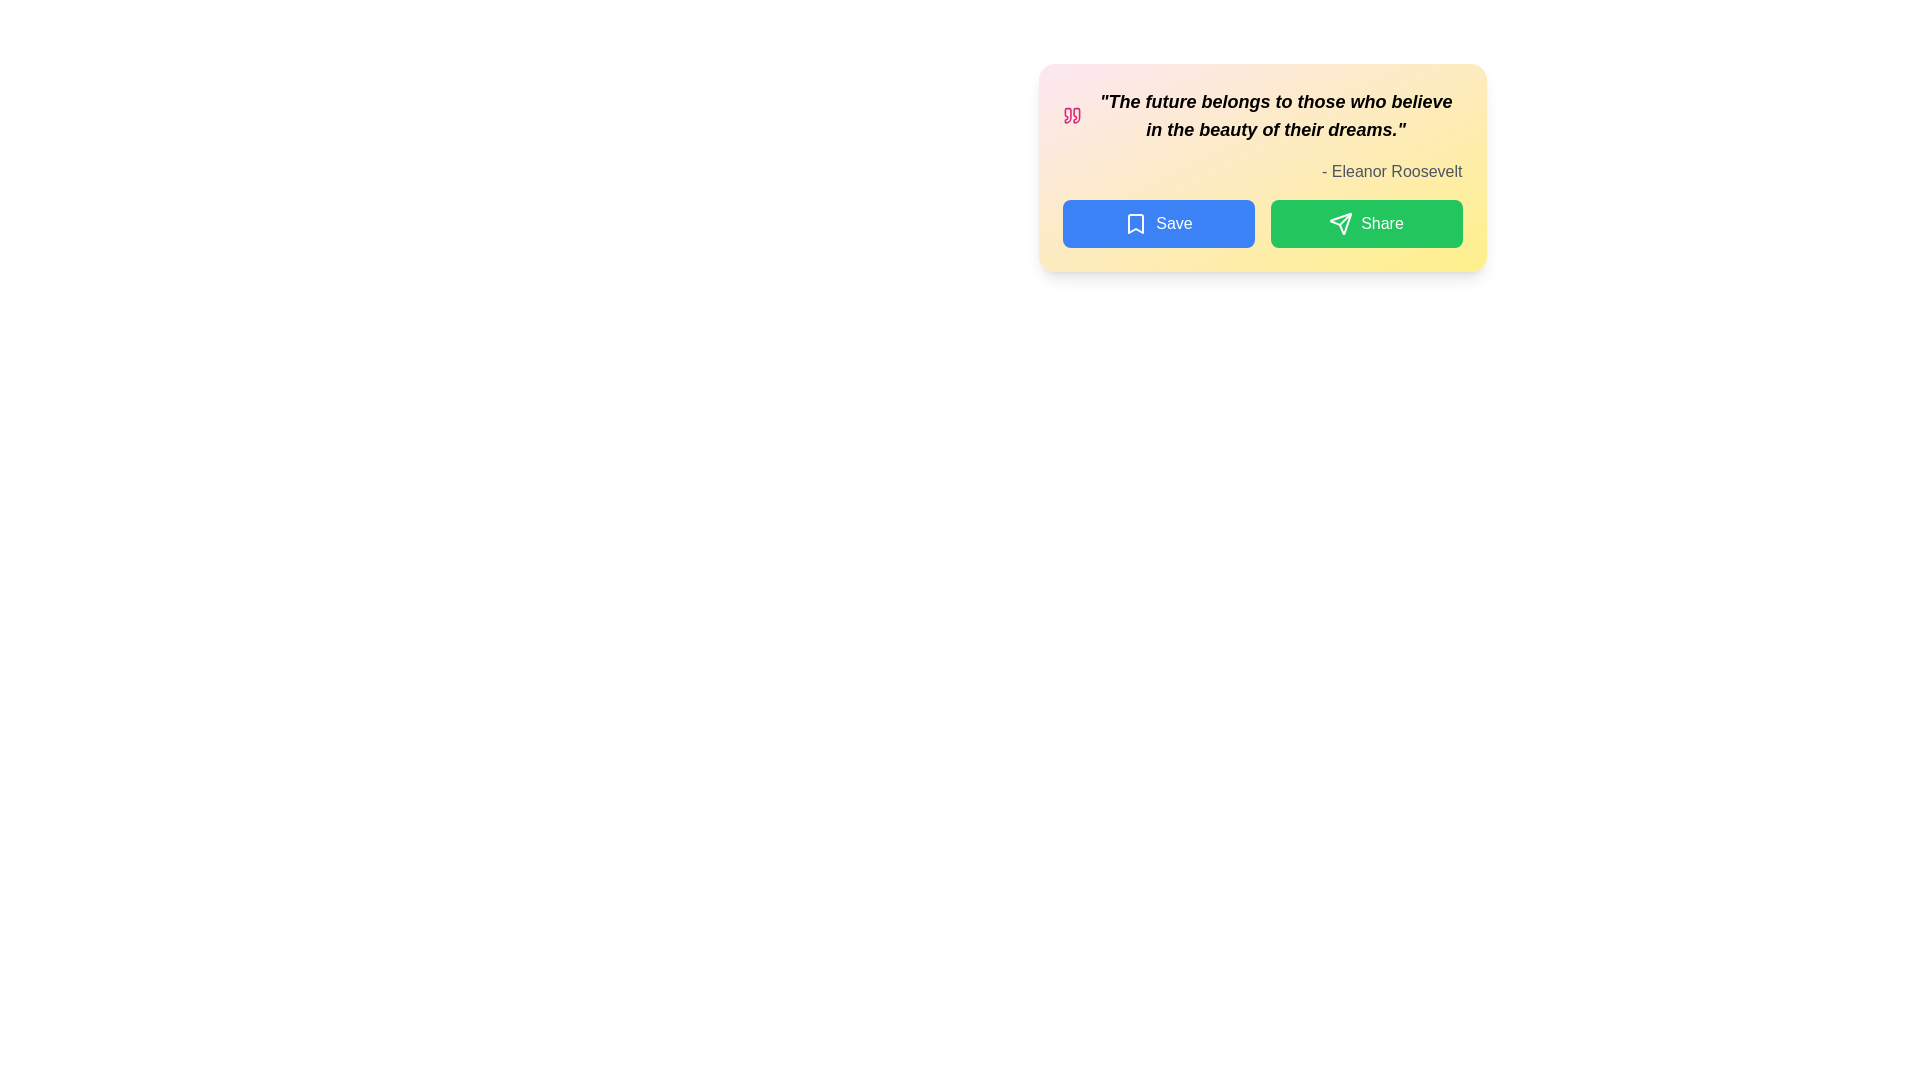 The image size is (1920, 1080). Describe the element at coordinates (1136, 223) in the screenshot. I see `the bookmark icon located inside the 'Save' button, which is the second button from the left in the horizontal button group at the bottom center of the card` at that location.